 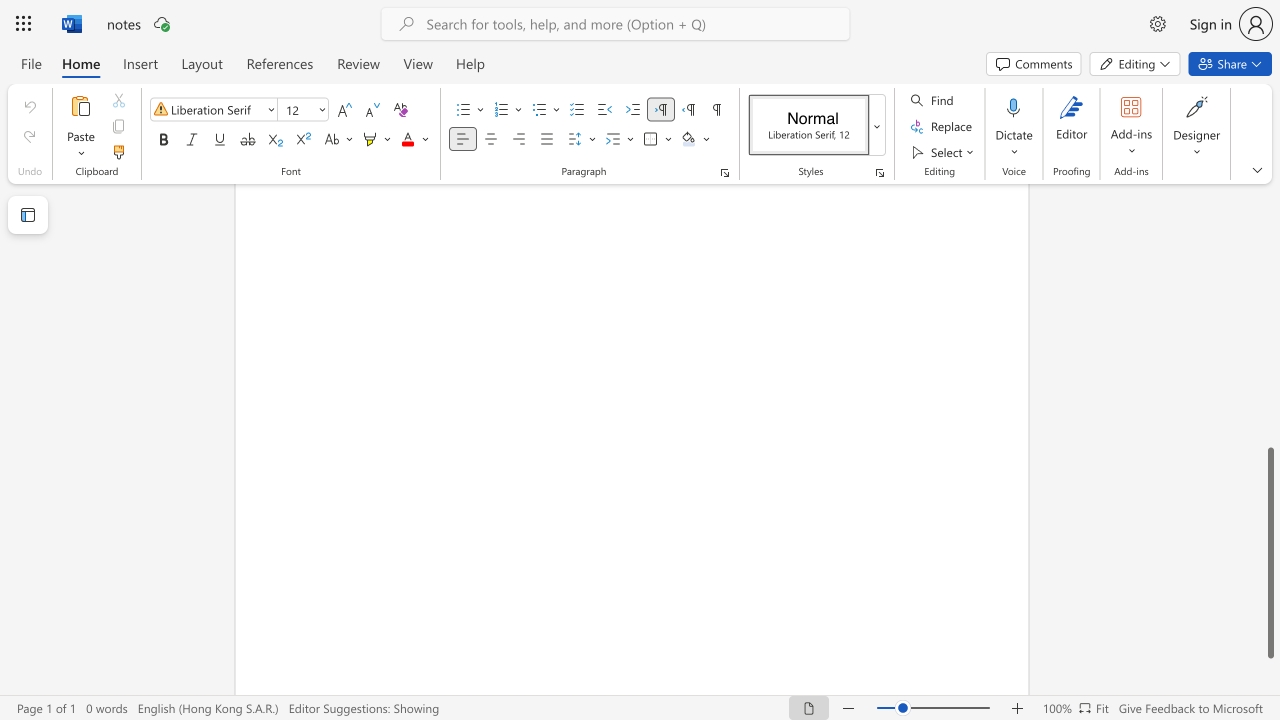 What do you see at coordinates (1269, 258) in the screenshot?
I see `the scrollbar on the right` at bounding box center [1269, 258].